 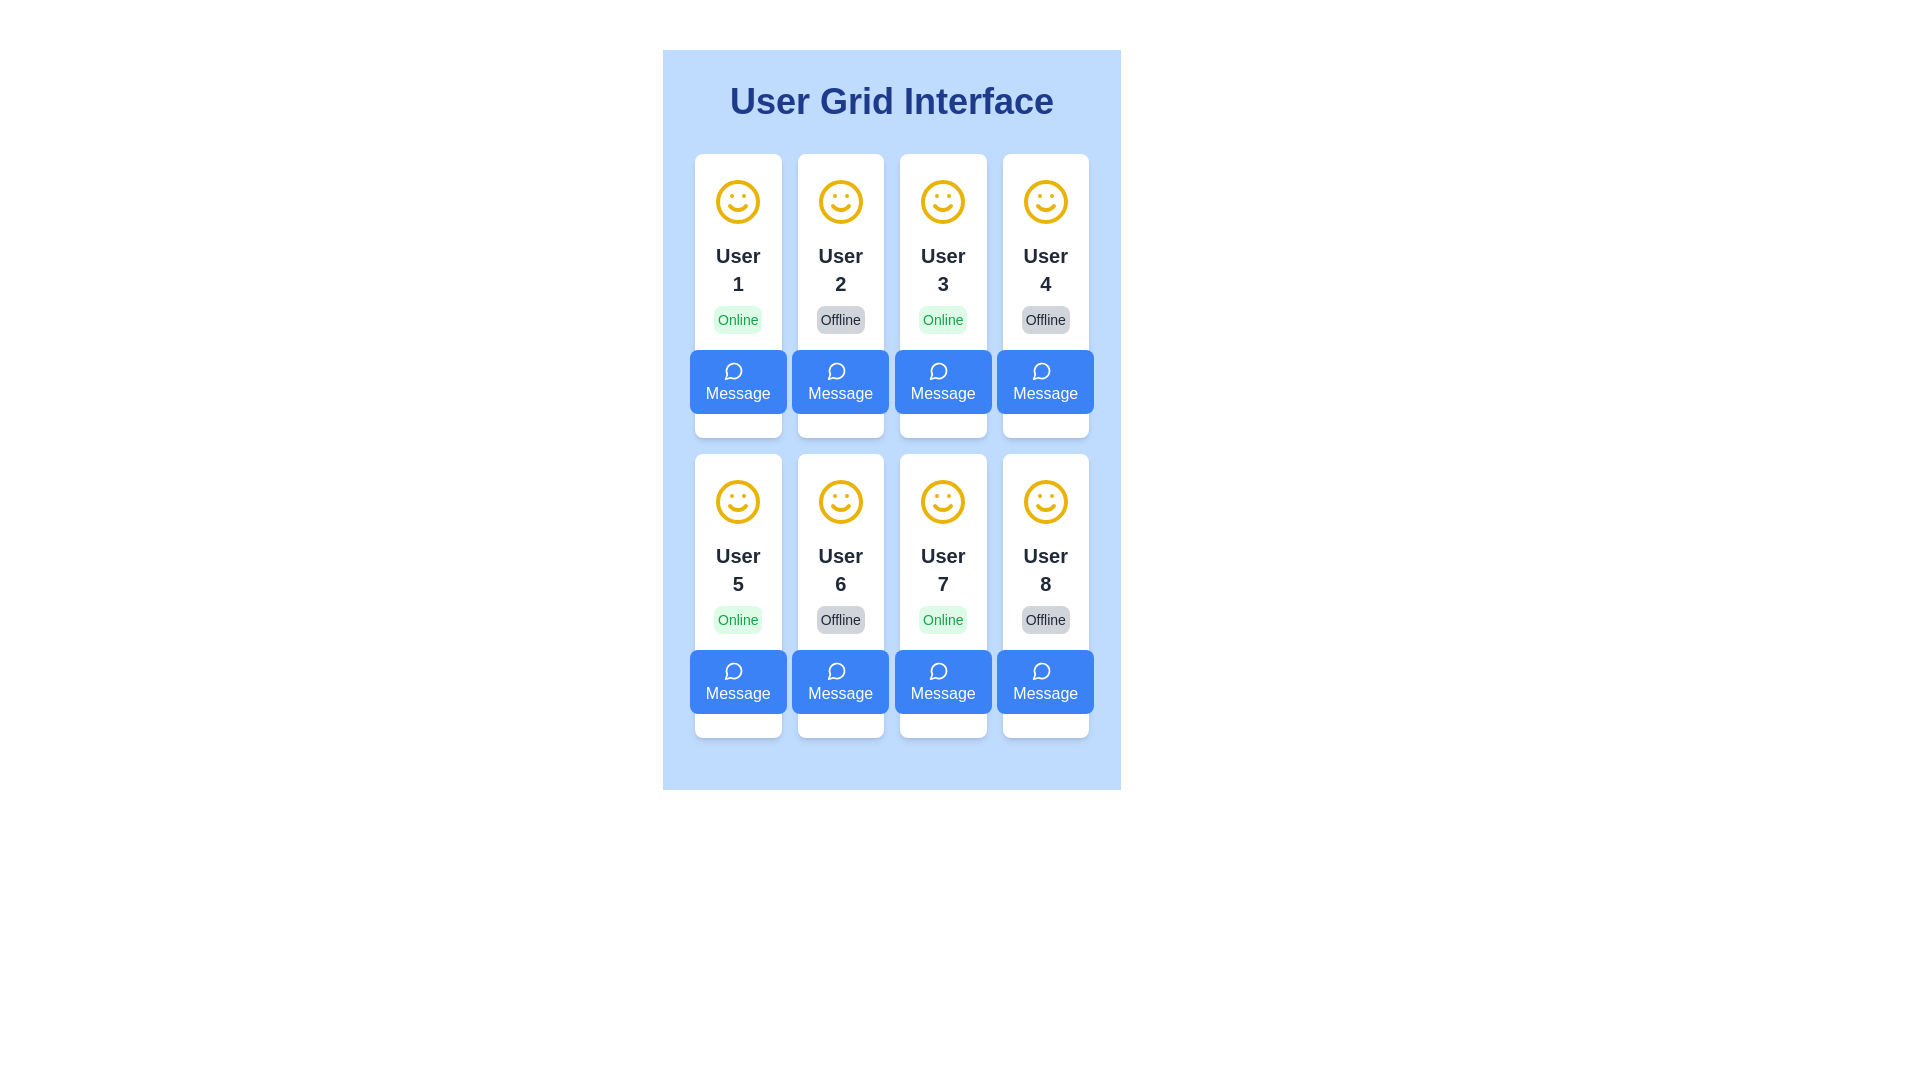 What do you see at coordinates (938, 370) in the screenshot?
I see `the speech bubble icon within the 'Message' button associated with 'User 3' in the user card grid` at bounding box center [938, 370].